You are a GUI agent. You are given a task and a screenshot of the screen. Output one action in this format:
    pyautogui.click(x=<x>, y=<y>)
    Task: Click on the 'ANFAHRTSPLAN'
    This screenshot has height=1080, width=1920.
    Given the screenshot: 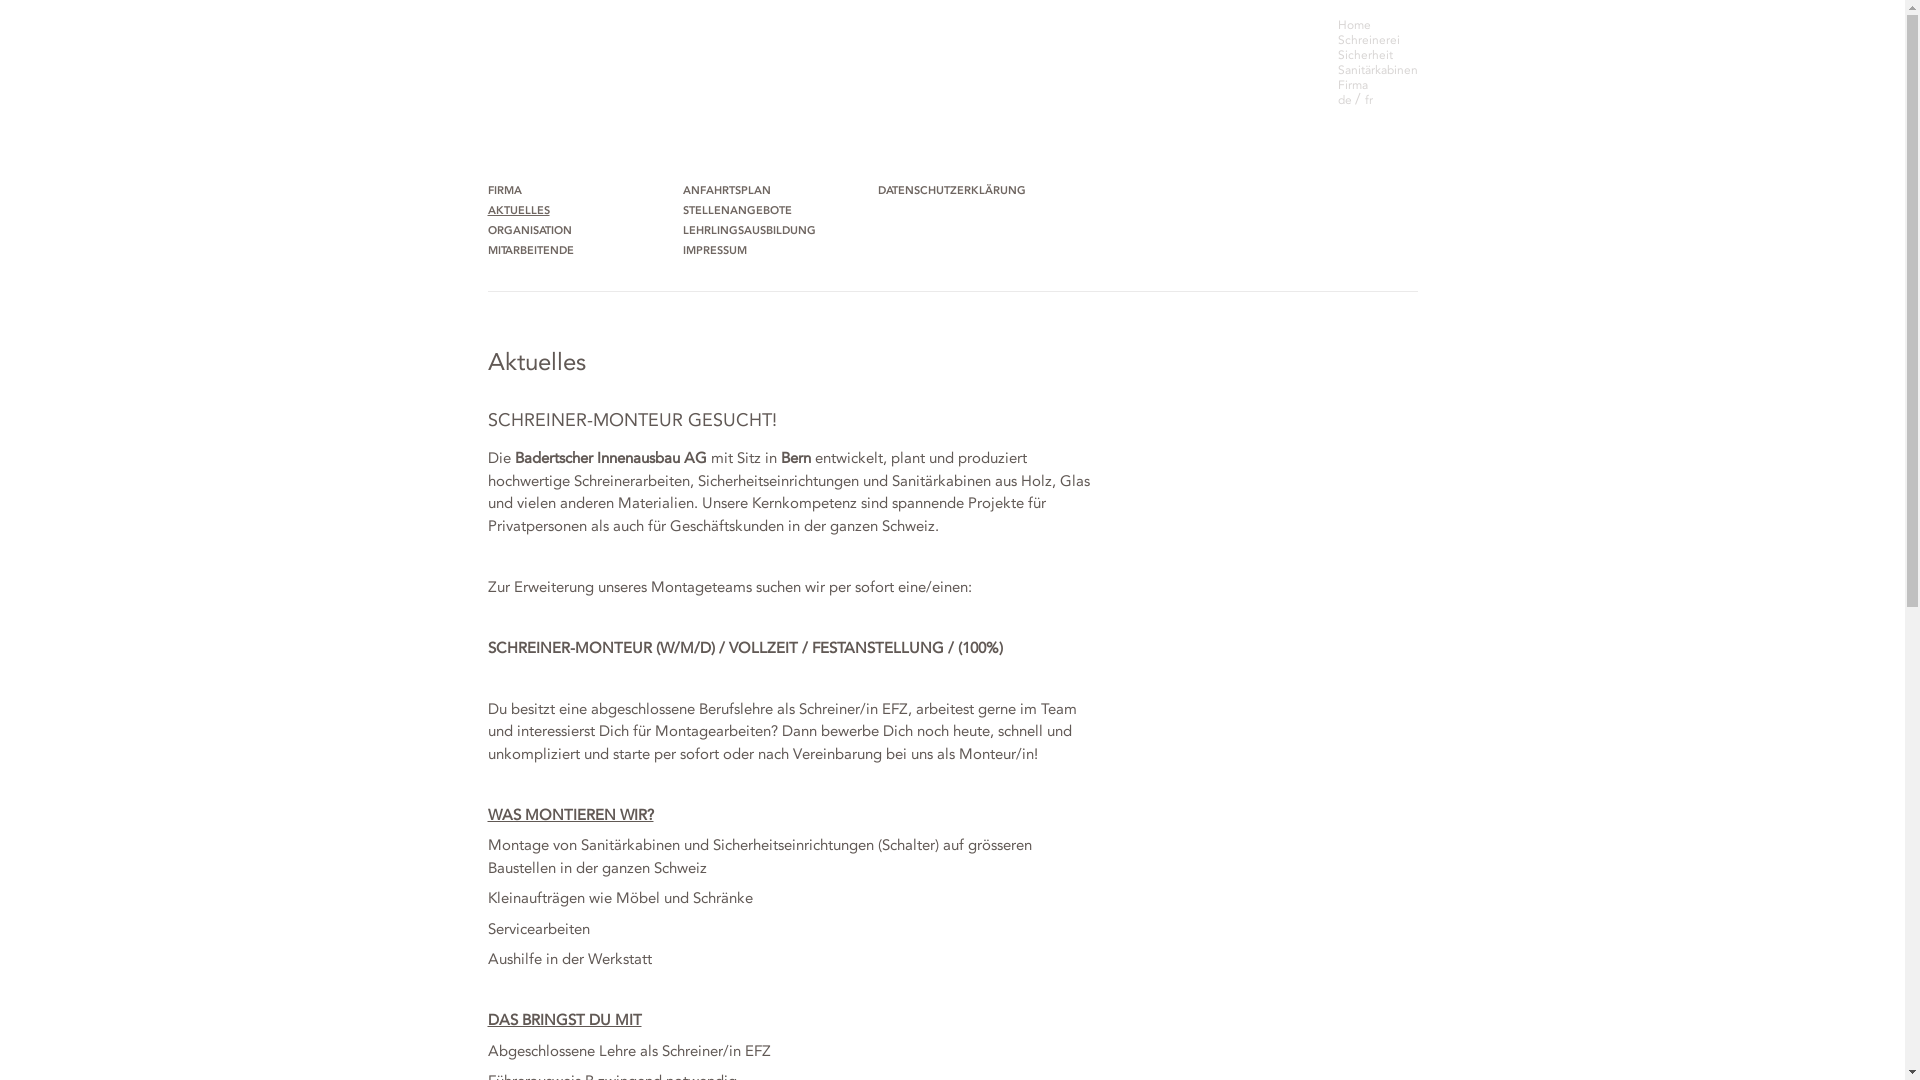 What is the action you would take?
    pyautogui.click(x=725, y=191)
    